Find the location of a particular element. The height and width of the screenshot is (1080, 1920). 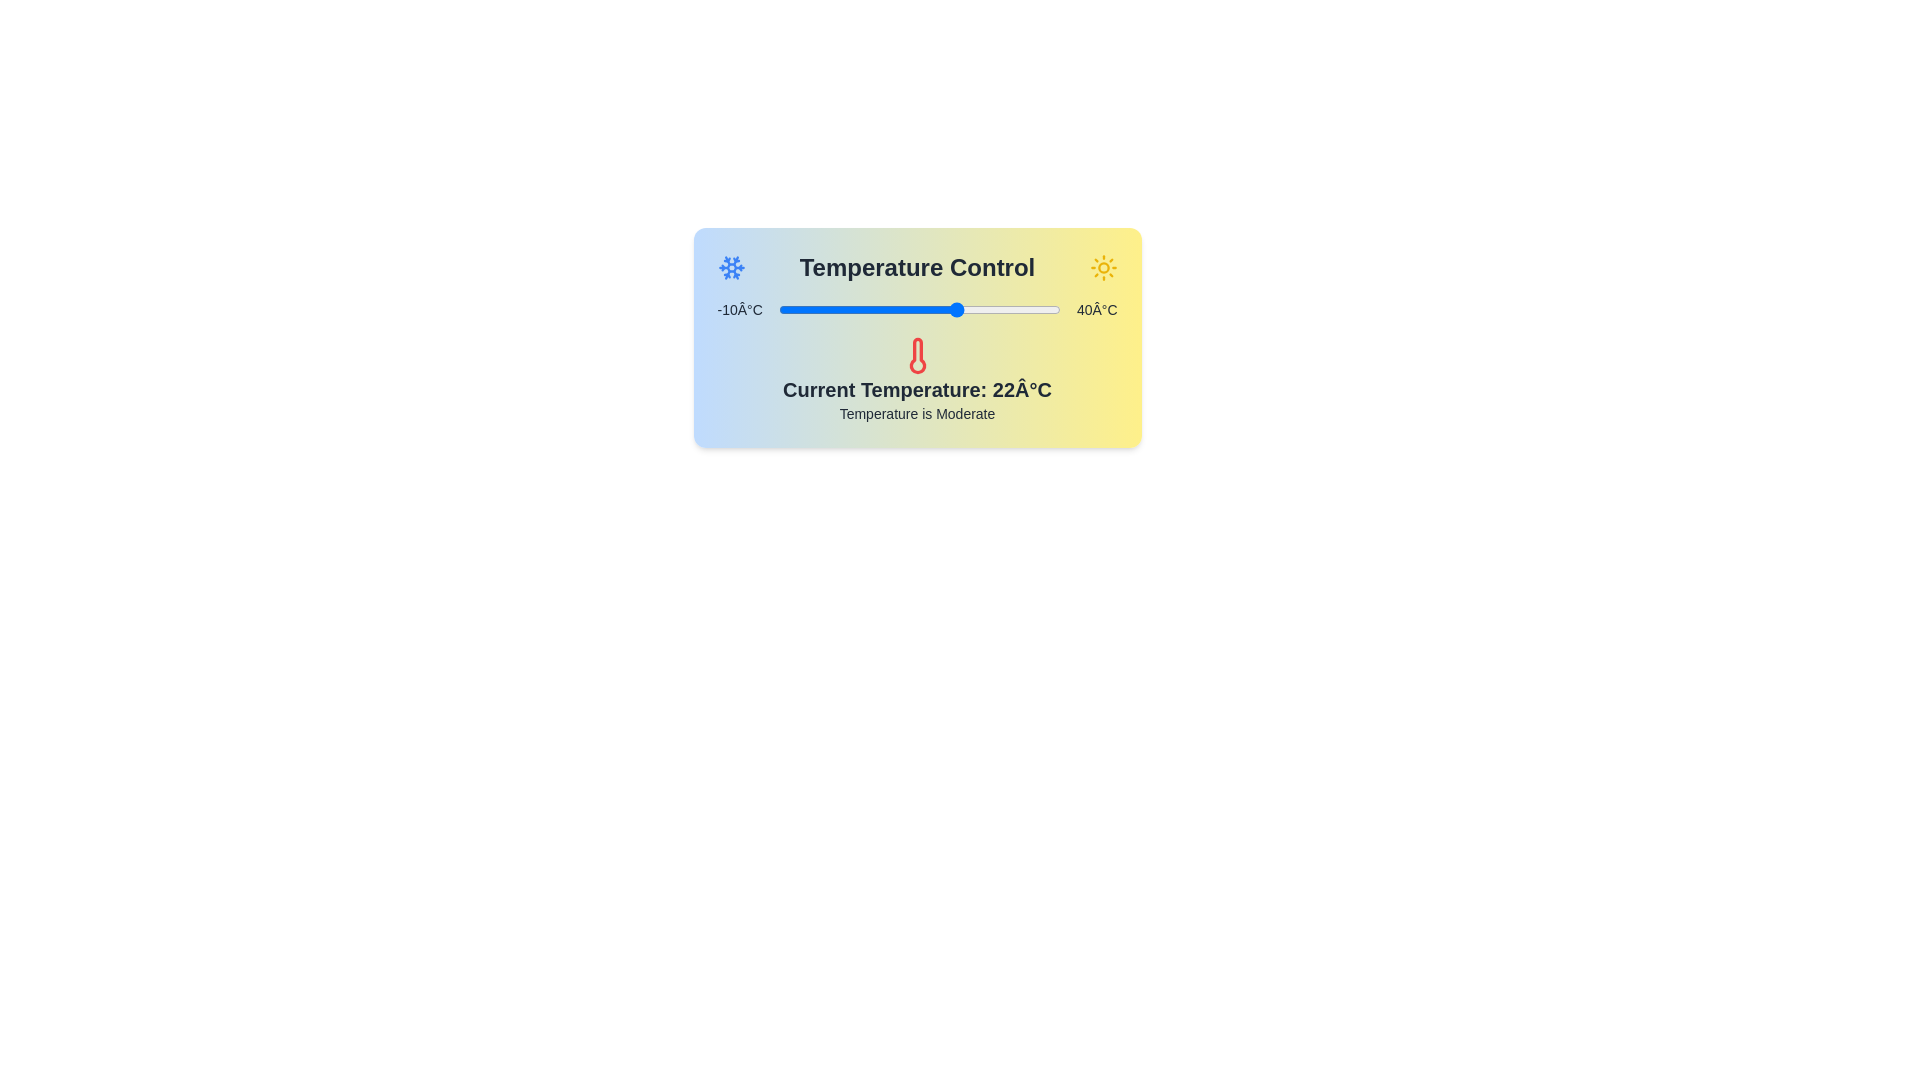

the slider to set the temperature to -2°C is located at coordinates (823, 309).